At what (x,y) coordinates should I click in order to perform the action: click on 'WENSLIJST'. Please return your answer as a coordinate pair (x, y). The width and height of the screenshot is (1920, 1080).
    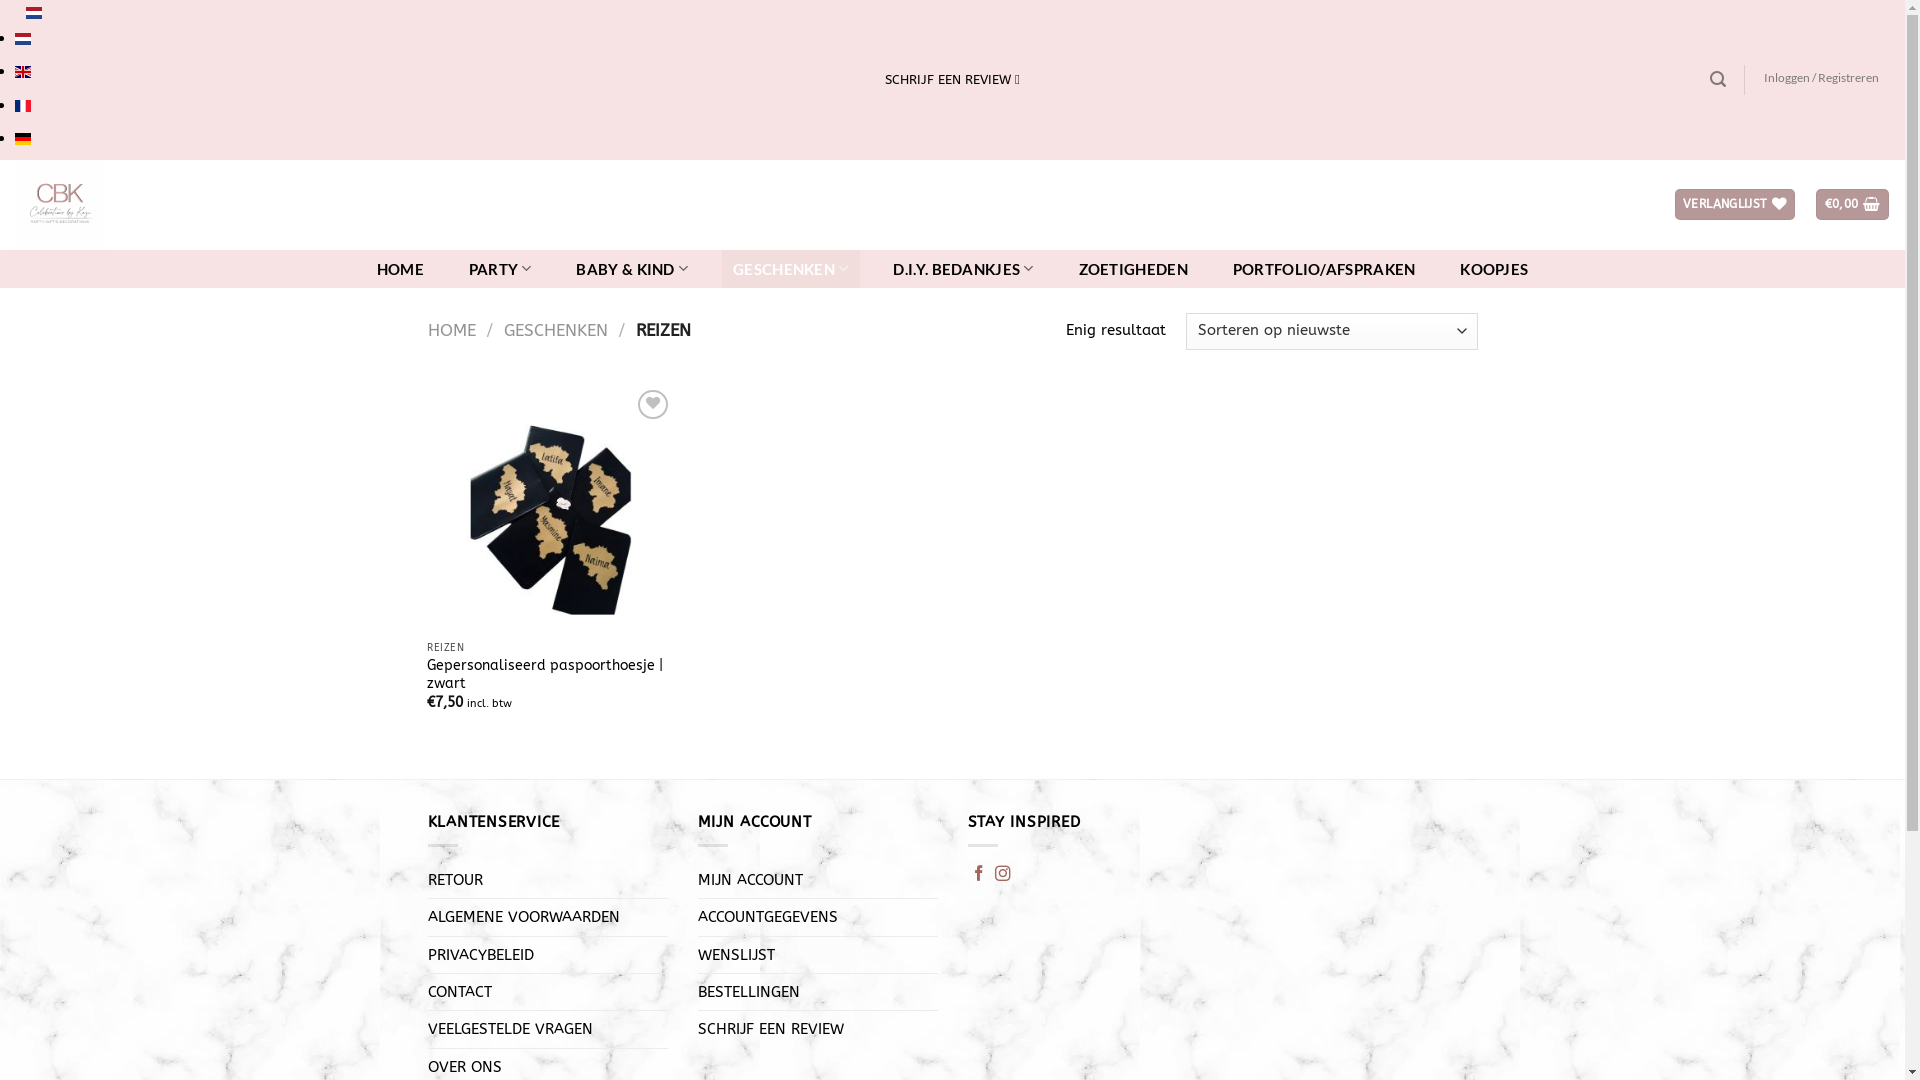
    Looking at the image, I should click on (735, 954).